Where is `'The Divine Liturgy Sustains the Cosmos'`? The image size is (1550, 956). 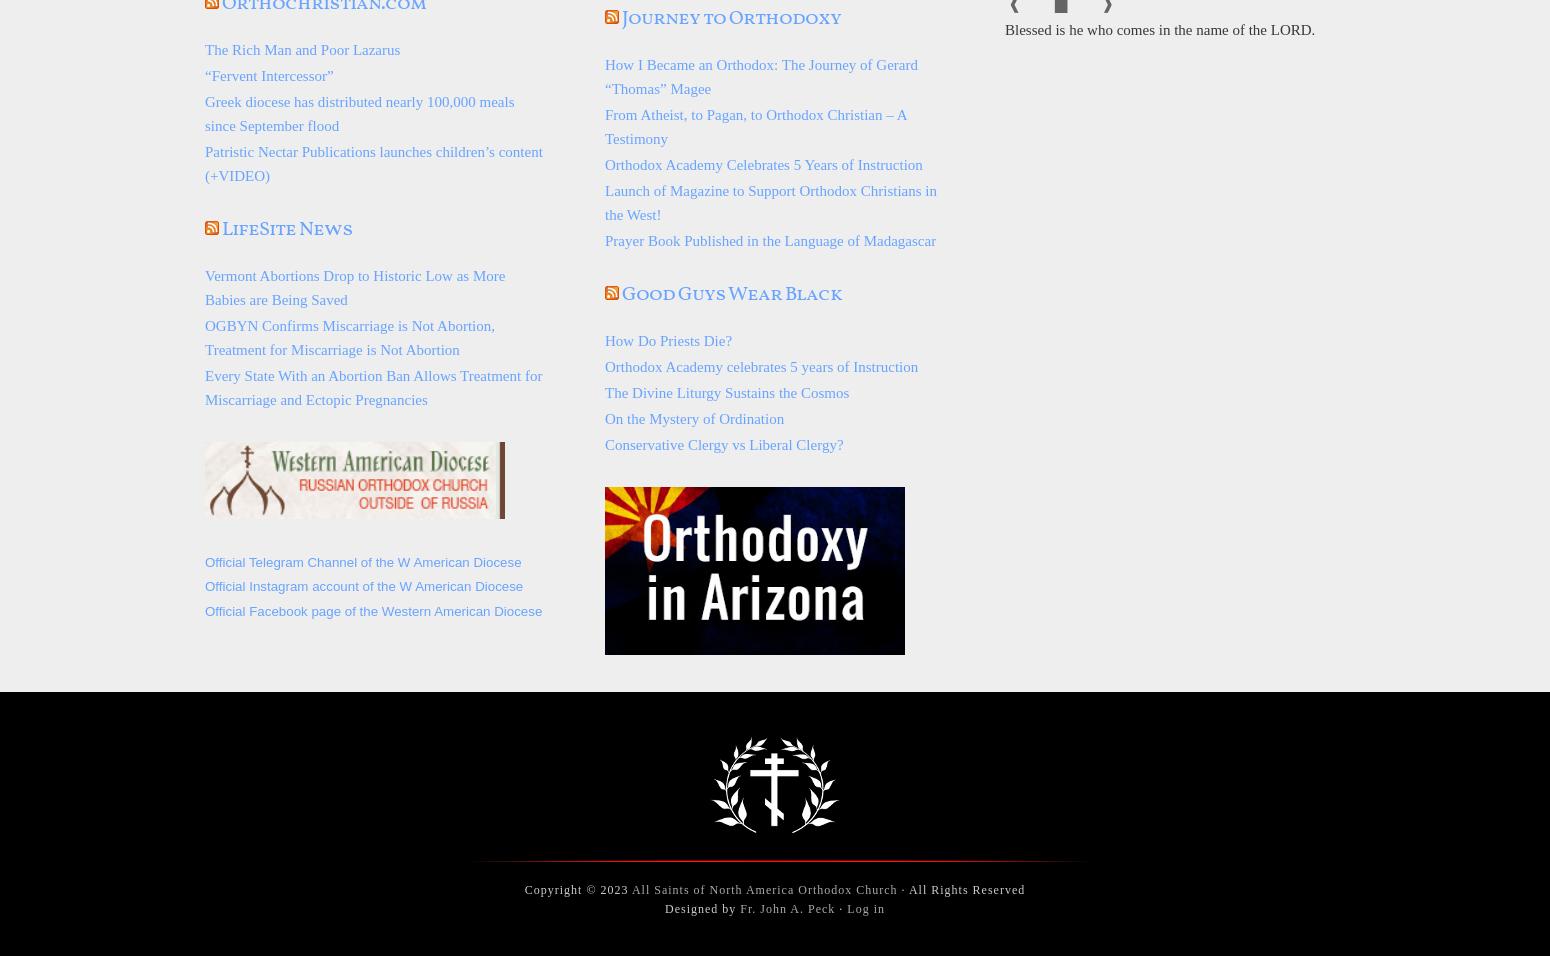
'The Divine Liturgy Sustains the Cosmos' is located at coordinates (726, 391).